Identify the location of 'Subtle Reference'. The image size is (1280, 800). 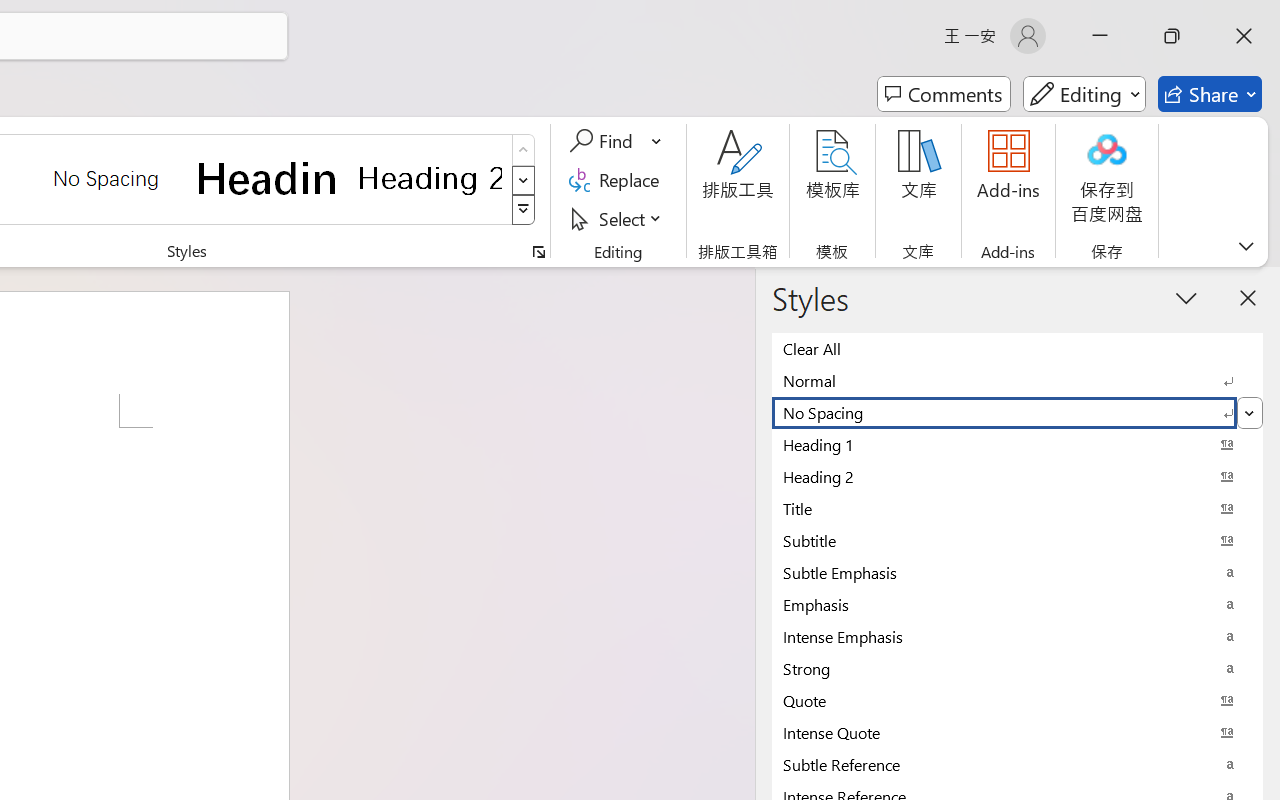
(1017, 764).